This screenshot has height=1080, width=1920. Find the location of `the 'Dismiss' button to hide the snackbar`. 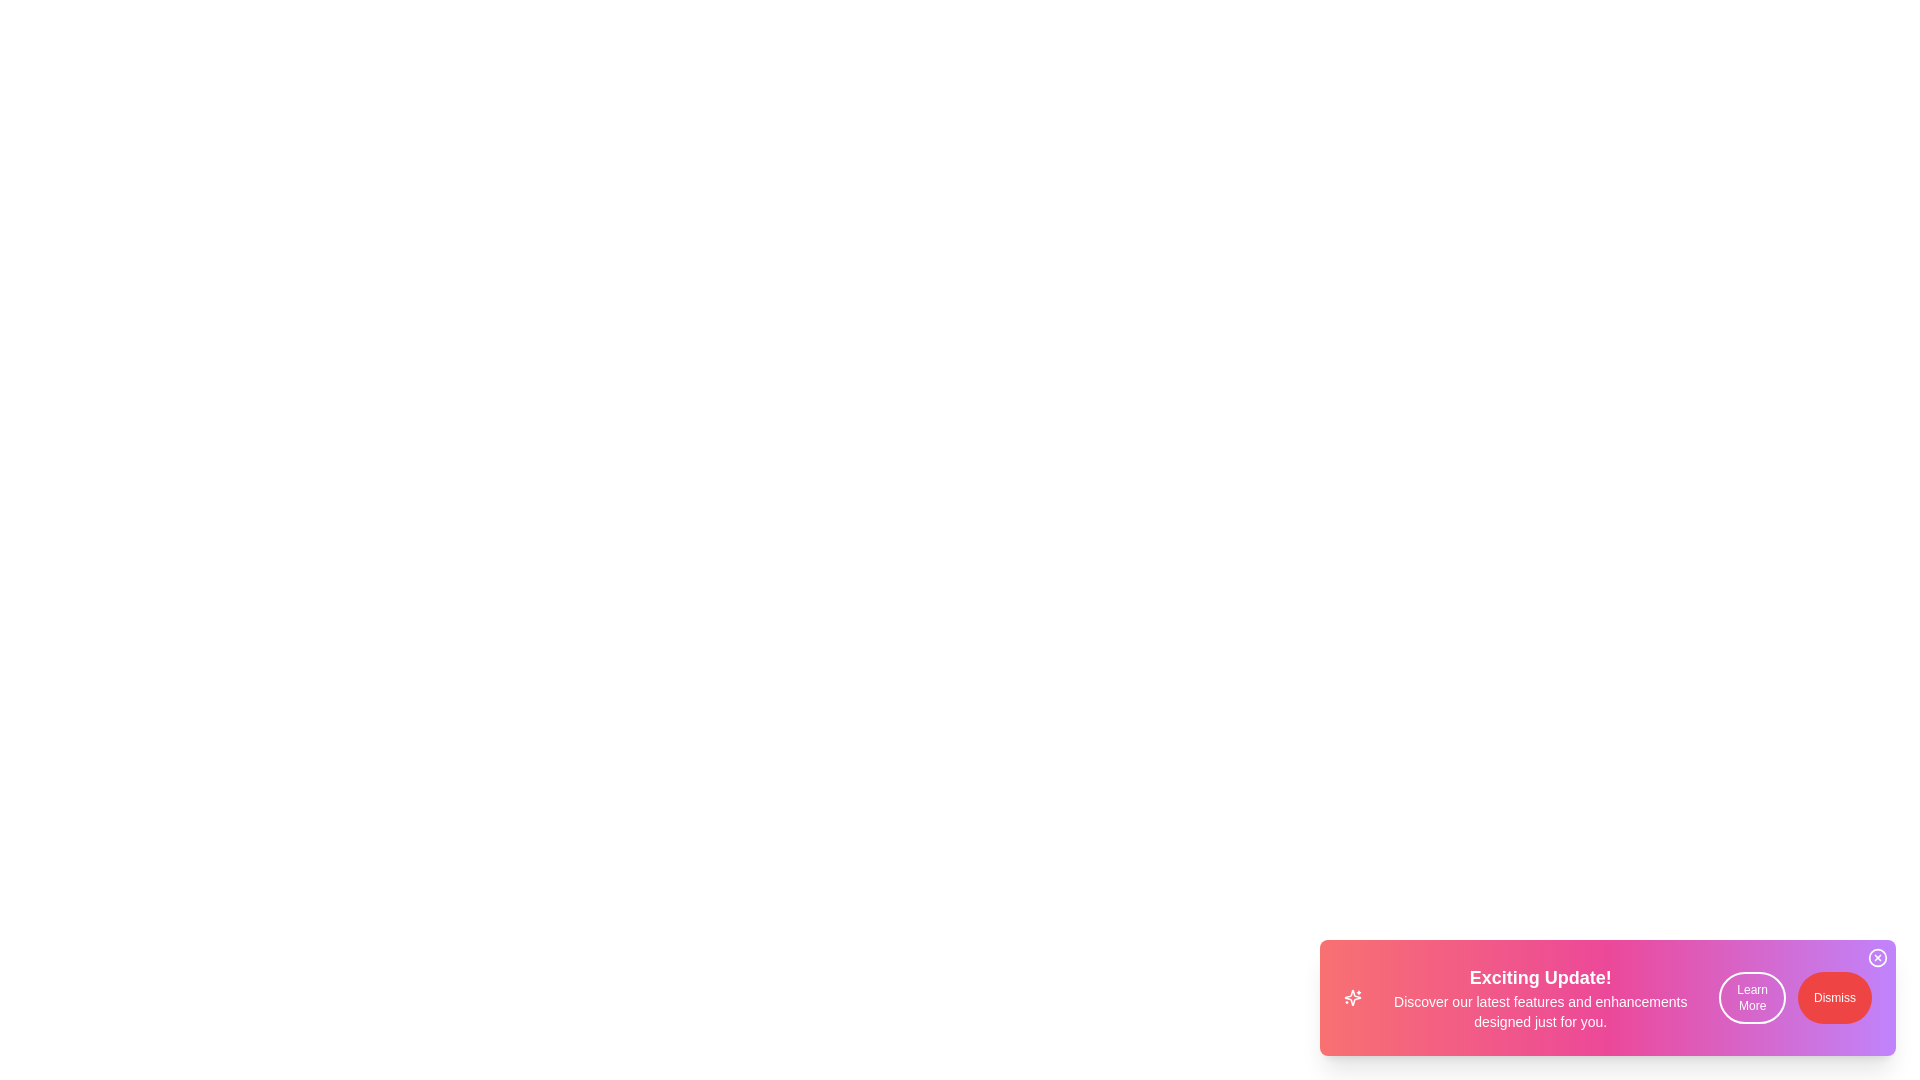

the 'Dismiss' button to hide the snackbar is located at coordinates (1834, 998).